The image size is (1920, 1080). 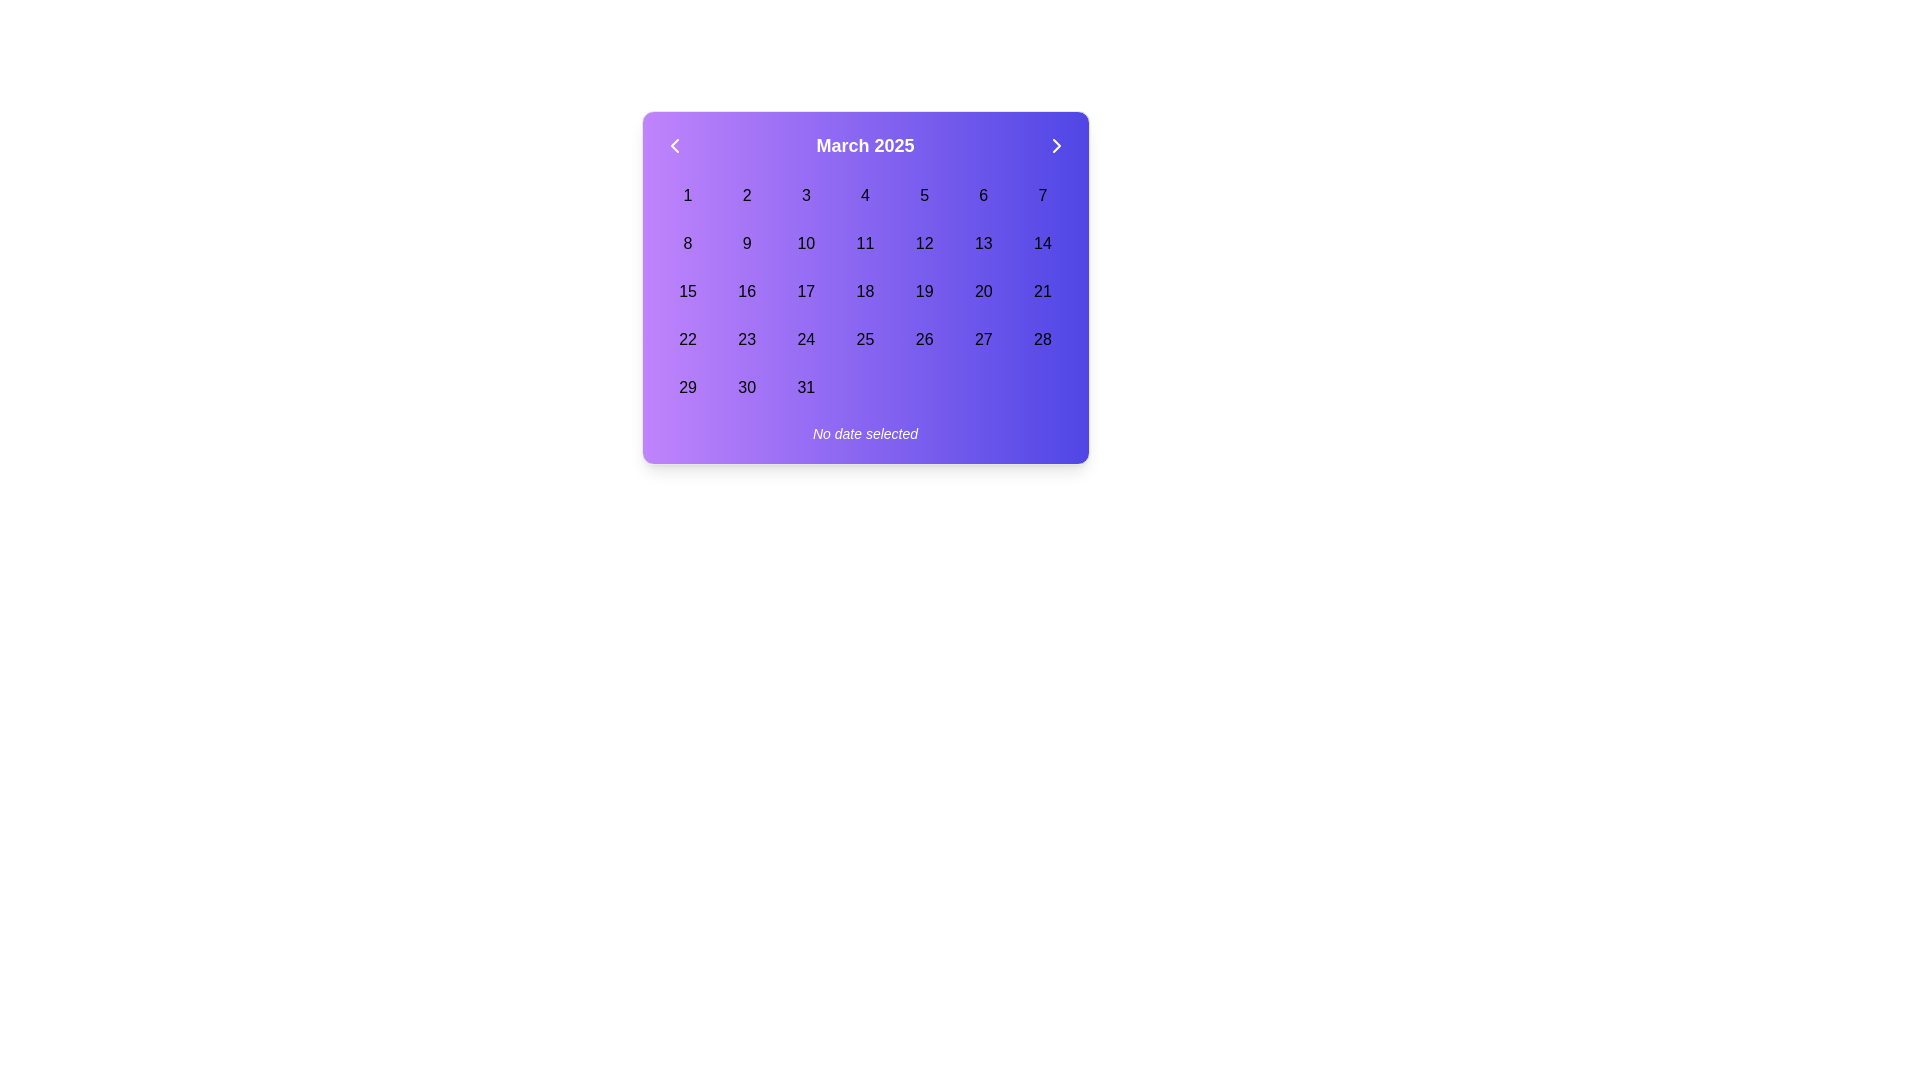 I want to click on the navigation button located at the far-right end of the calendar header bar, so click(x=1055, y=145).